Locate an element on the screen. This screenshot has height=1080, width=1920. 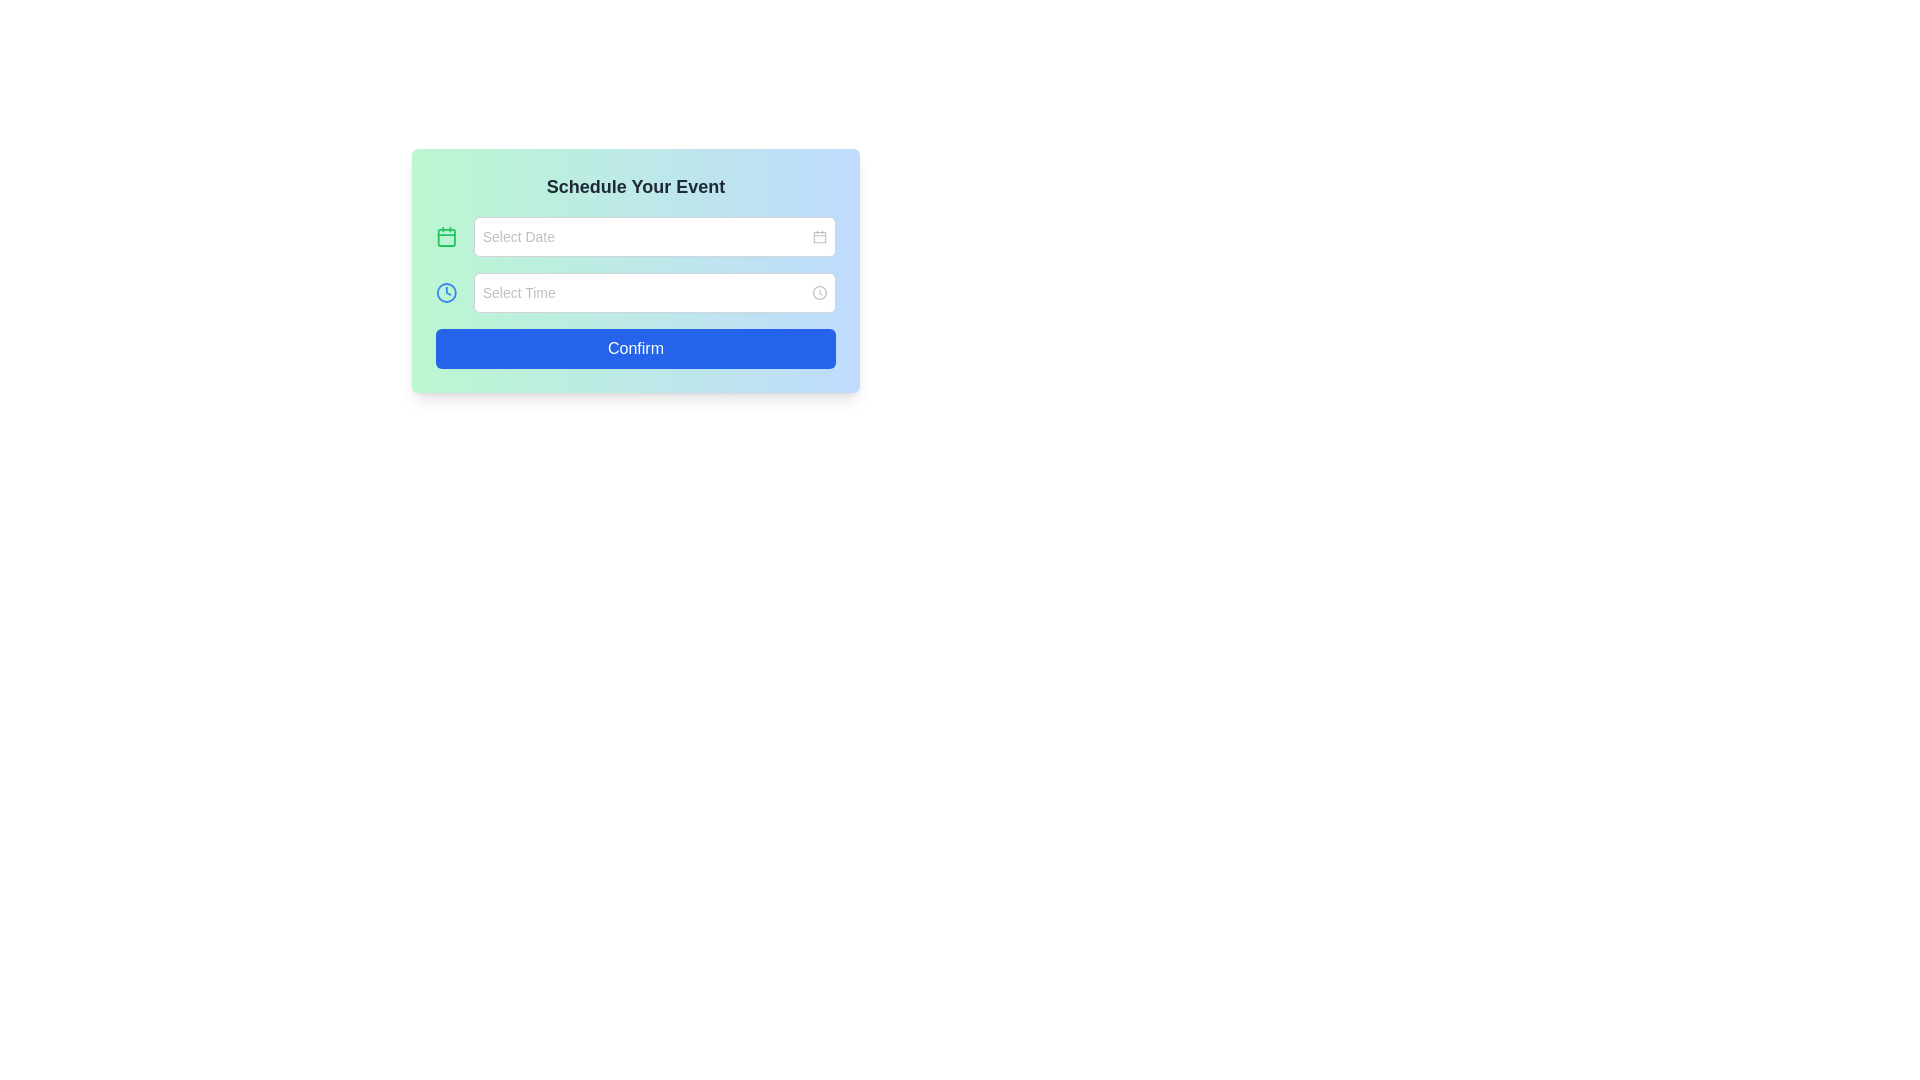
the circular clock icon with a blue stroke and a white background, located to the left of the 'Select Time' input field in the 'Schedule Your Event' interface is located at coordinates (445, 293).